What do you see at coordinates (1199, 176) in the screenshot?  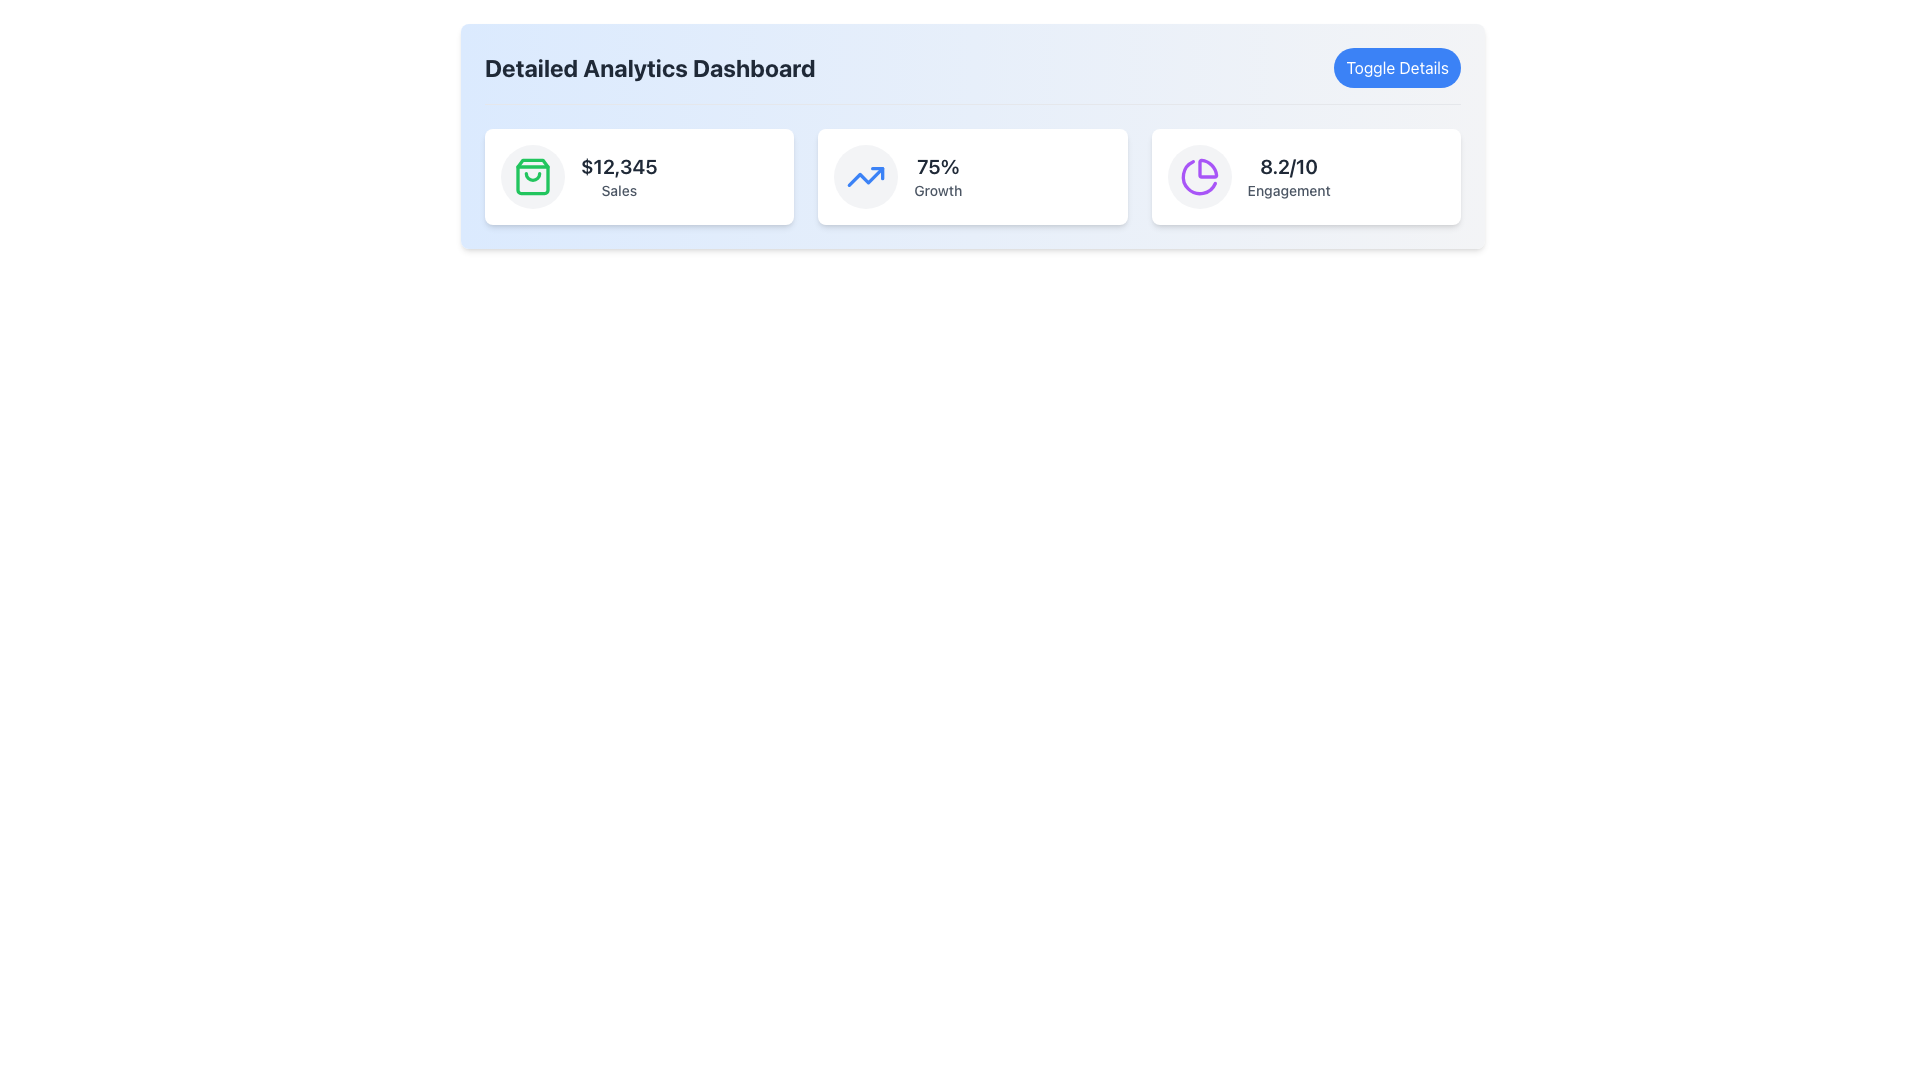 I see `the stylized purple pie chart icon located in the top-left area of the third card displaying the engagement metric (8.2/10)` at bounding box center [1199, 176].